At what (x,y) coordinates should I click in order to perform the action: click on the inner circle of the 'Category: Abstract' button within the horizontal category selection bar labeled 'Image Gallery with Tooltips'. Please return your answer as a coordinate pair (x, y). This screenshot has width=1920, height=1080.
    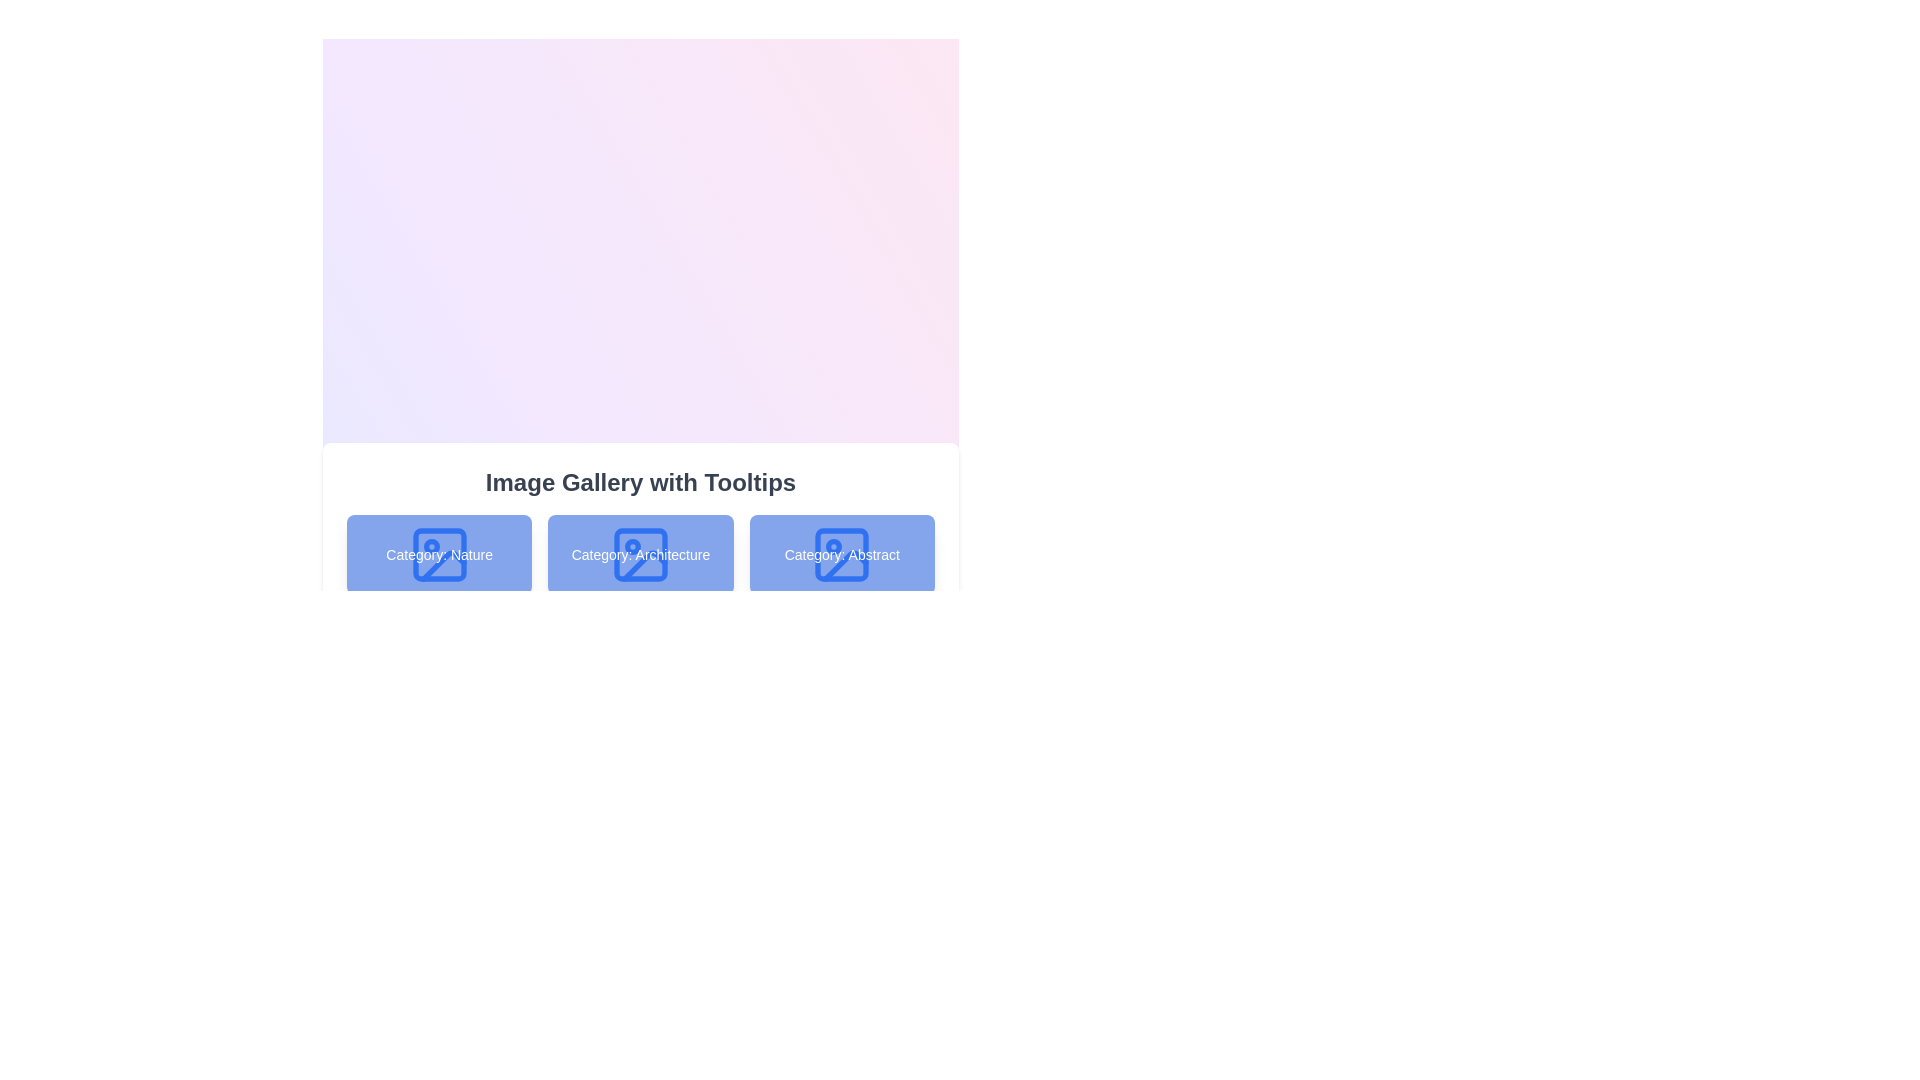
    Looking at the image, I should click on (834, 547).